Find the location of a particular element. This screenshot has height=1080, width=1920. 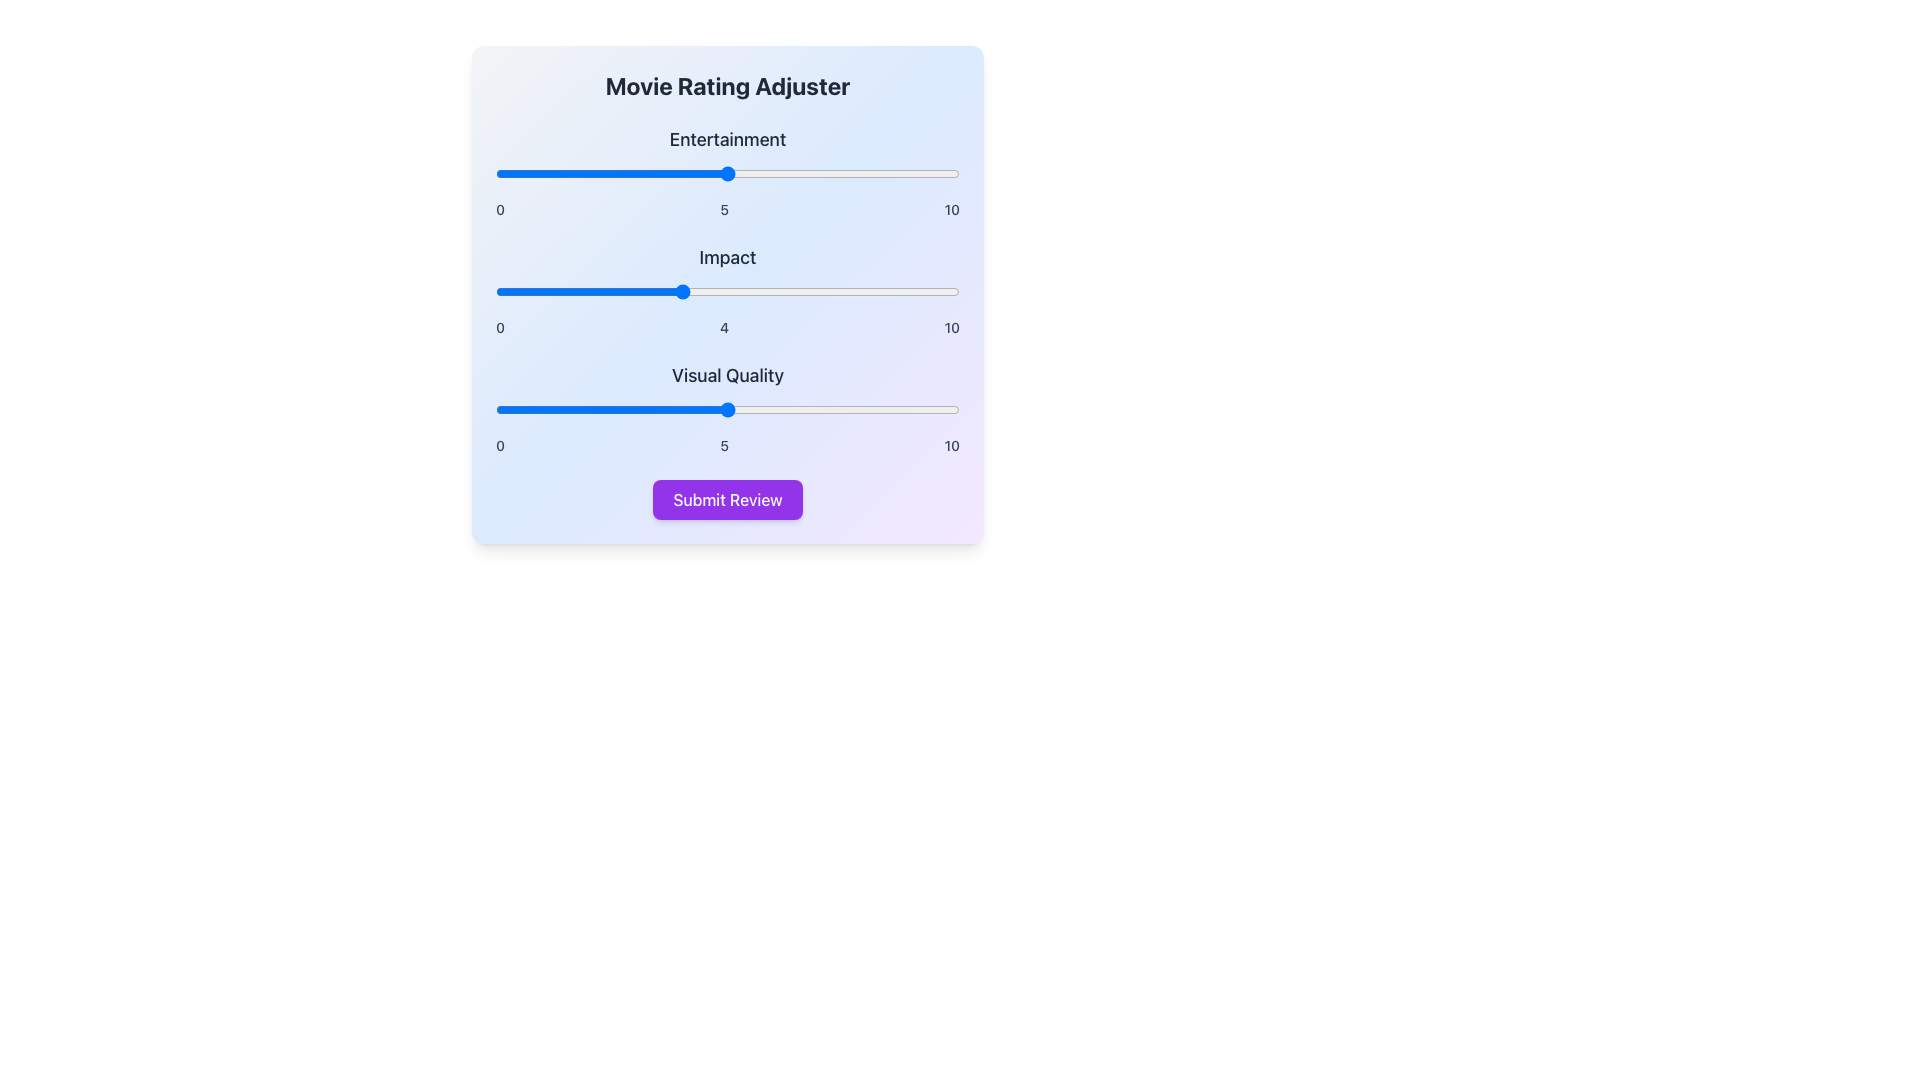

the submit button located at the bottom of the card to observe its interactivity before submitting the review or ratings is located at coordinates (727, 499).